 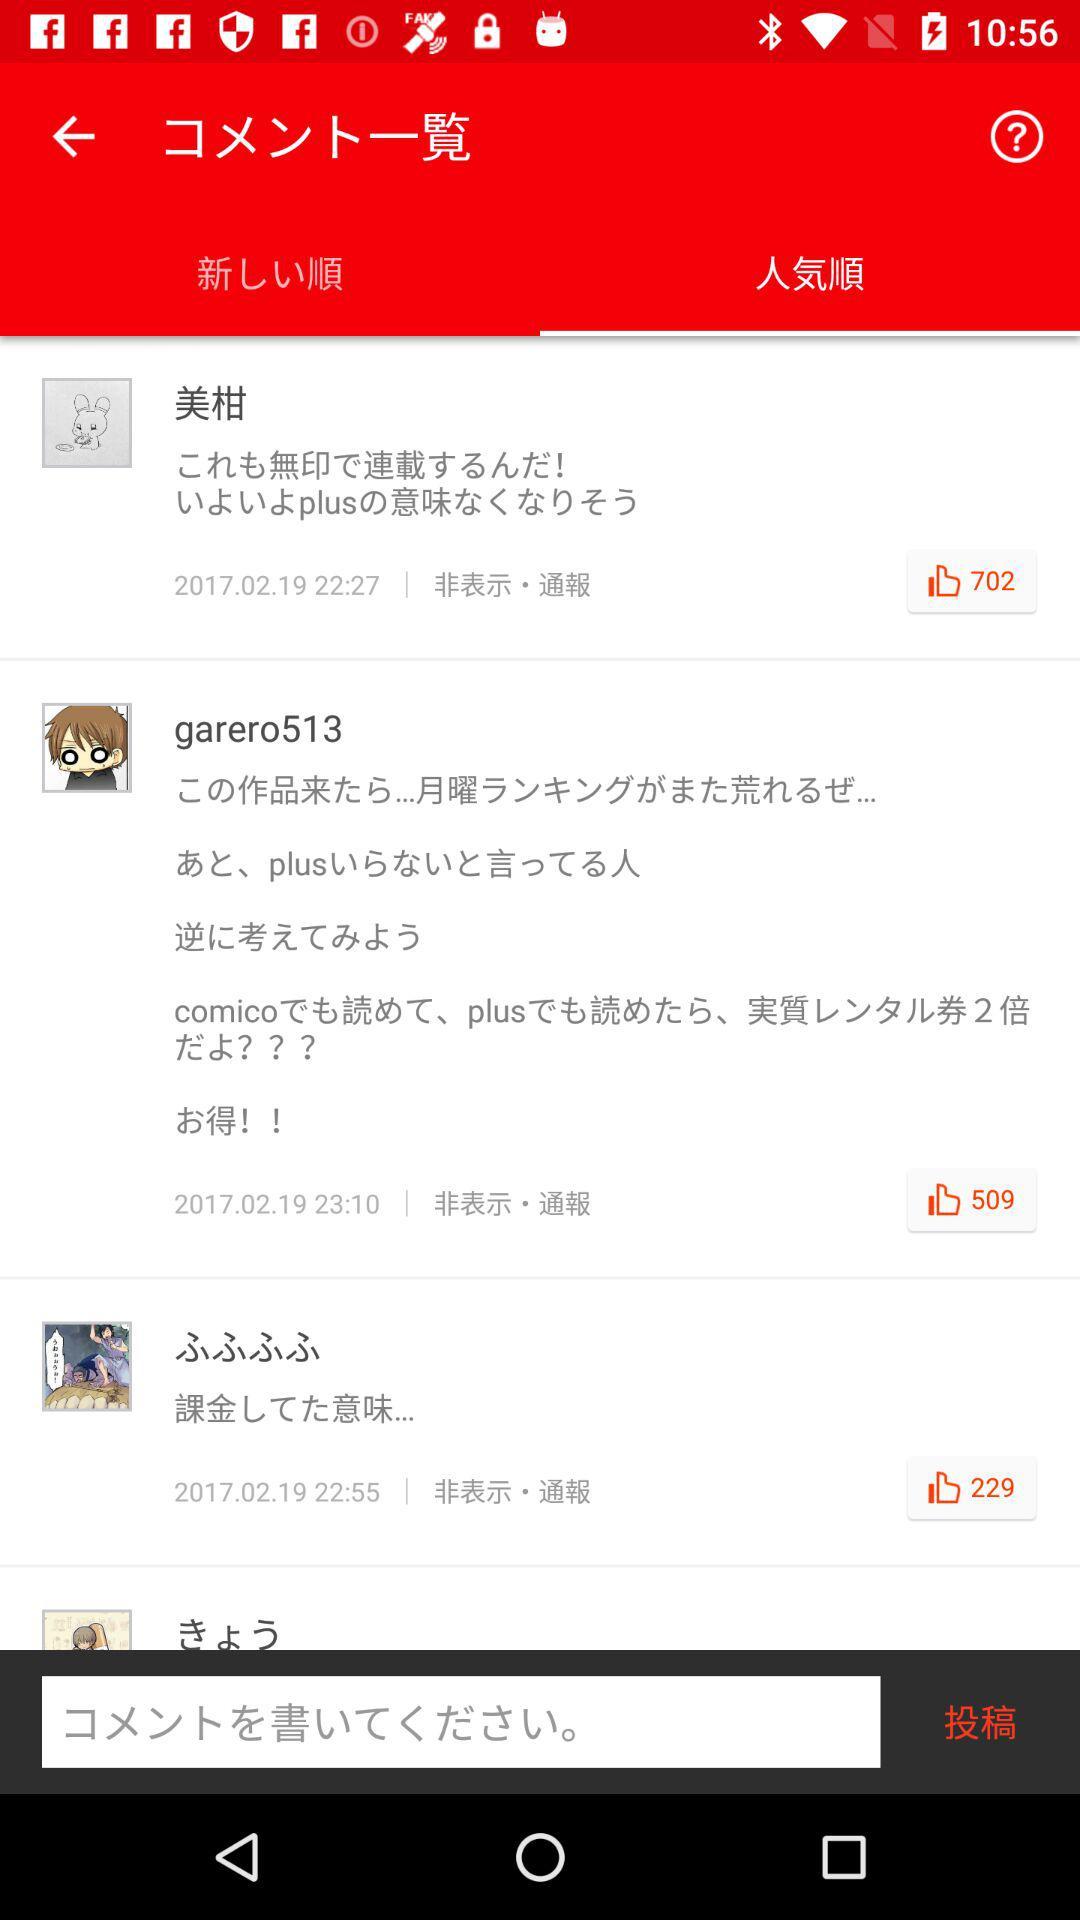 I want to click on the icon which is before garero513 on page, so click(x=86, y=747).